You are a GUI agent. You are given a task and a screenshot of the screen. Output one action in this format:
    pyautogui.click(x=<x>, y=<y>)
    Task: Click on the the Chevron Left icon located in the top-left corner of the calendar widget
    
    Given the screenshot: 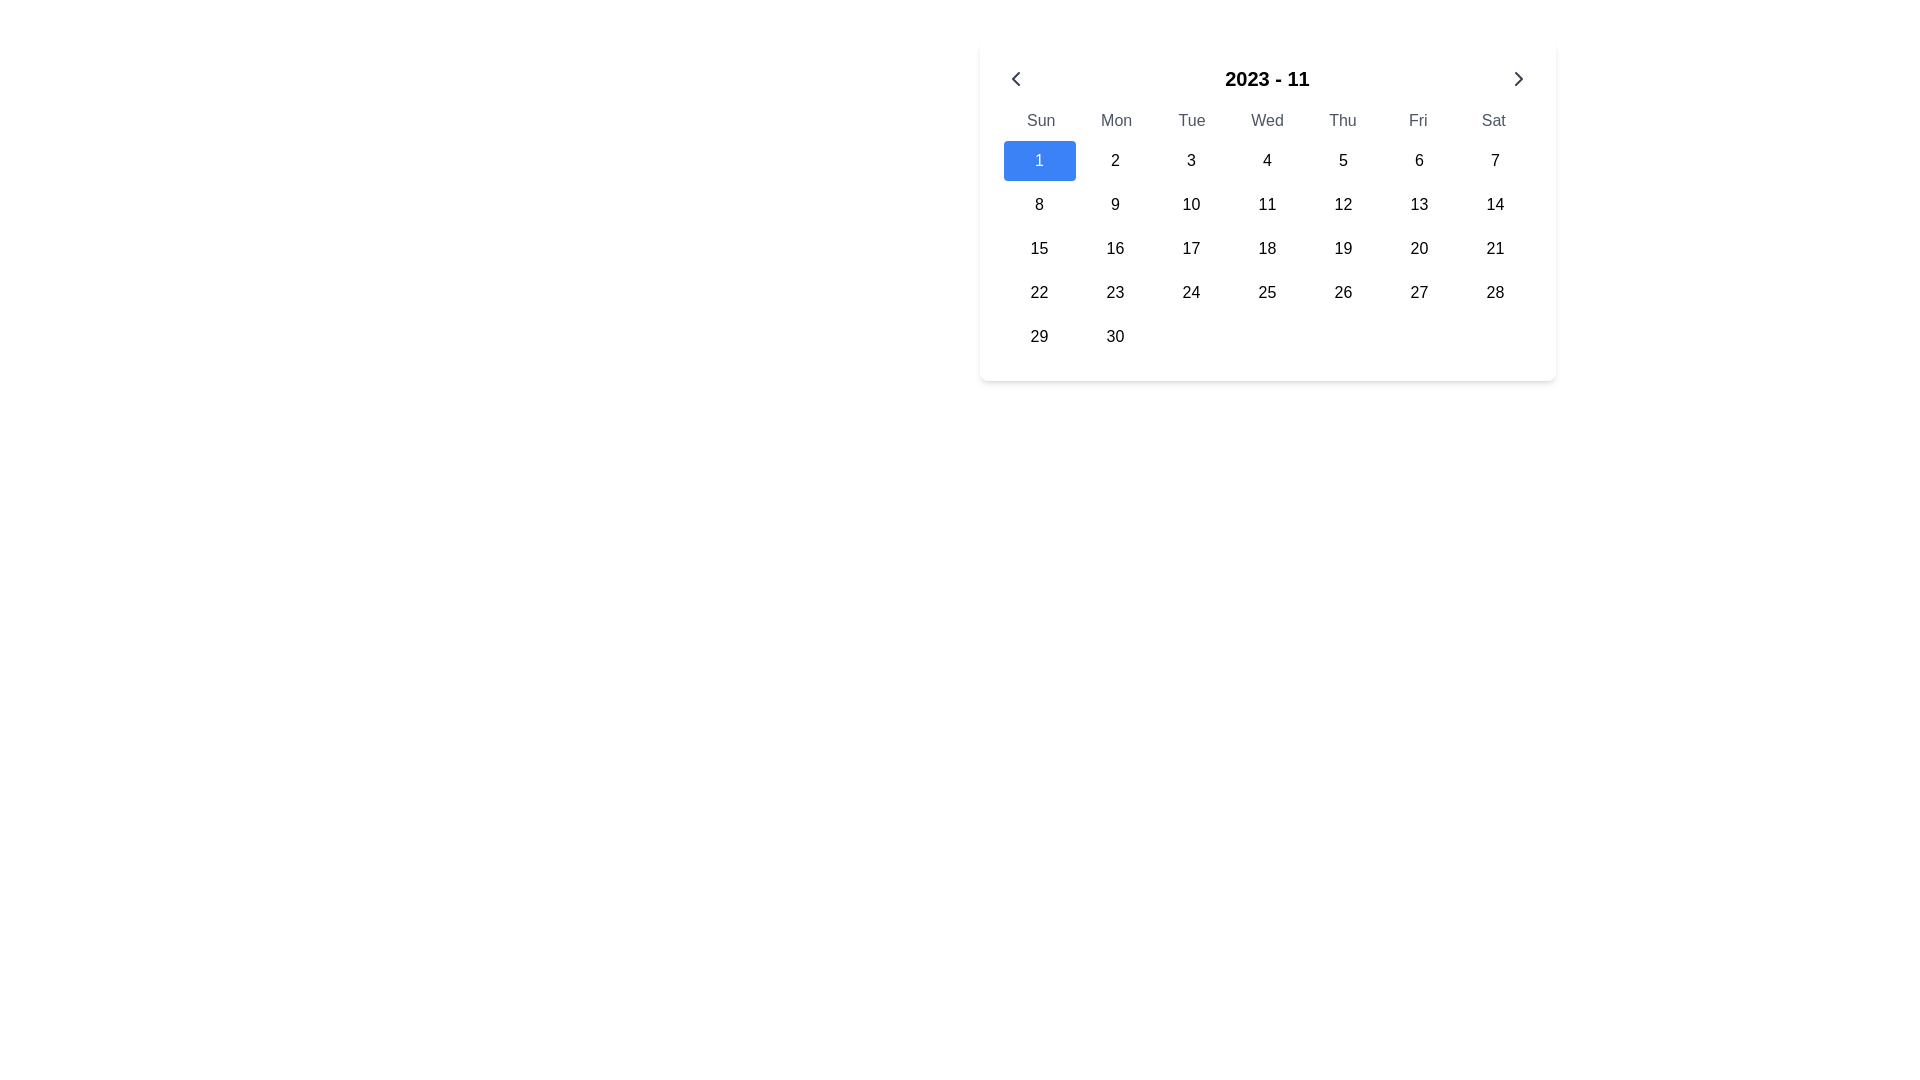 What is the action you would take?
    pyautogui.click(x=1015, y=77)
    